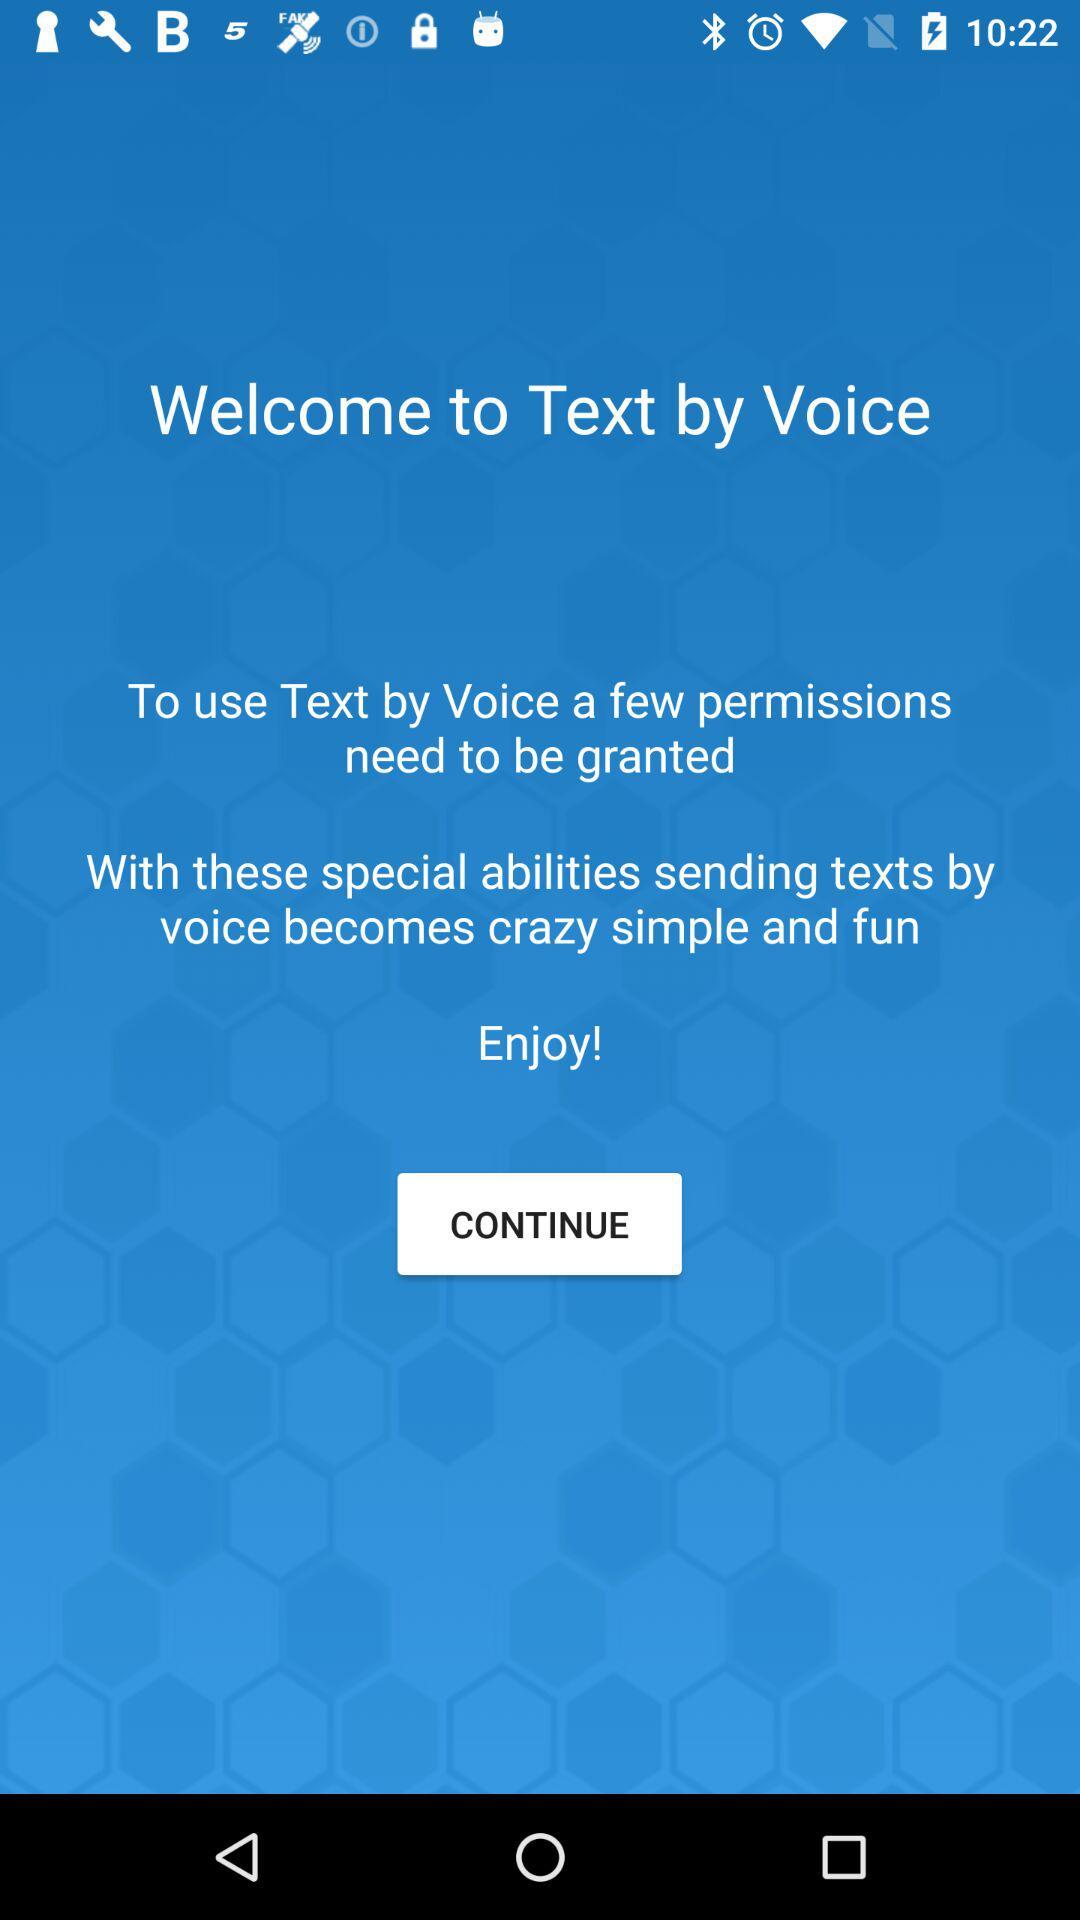  What do you see at coordinates (538, 1223) in the screenshot?
I see `item below enjoy!` at bounding box center [538, 1223].